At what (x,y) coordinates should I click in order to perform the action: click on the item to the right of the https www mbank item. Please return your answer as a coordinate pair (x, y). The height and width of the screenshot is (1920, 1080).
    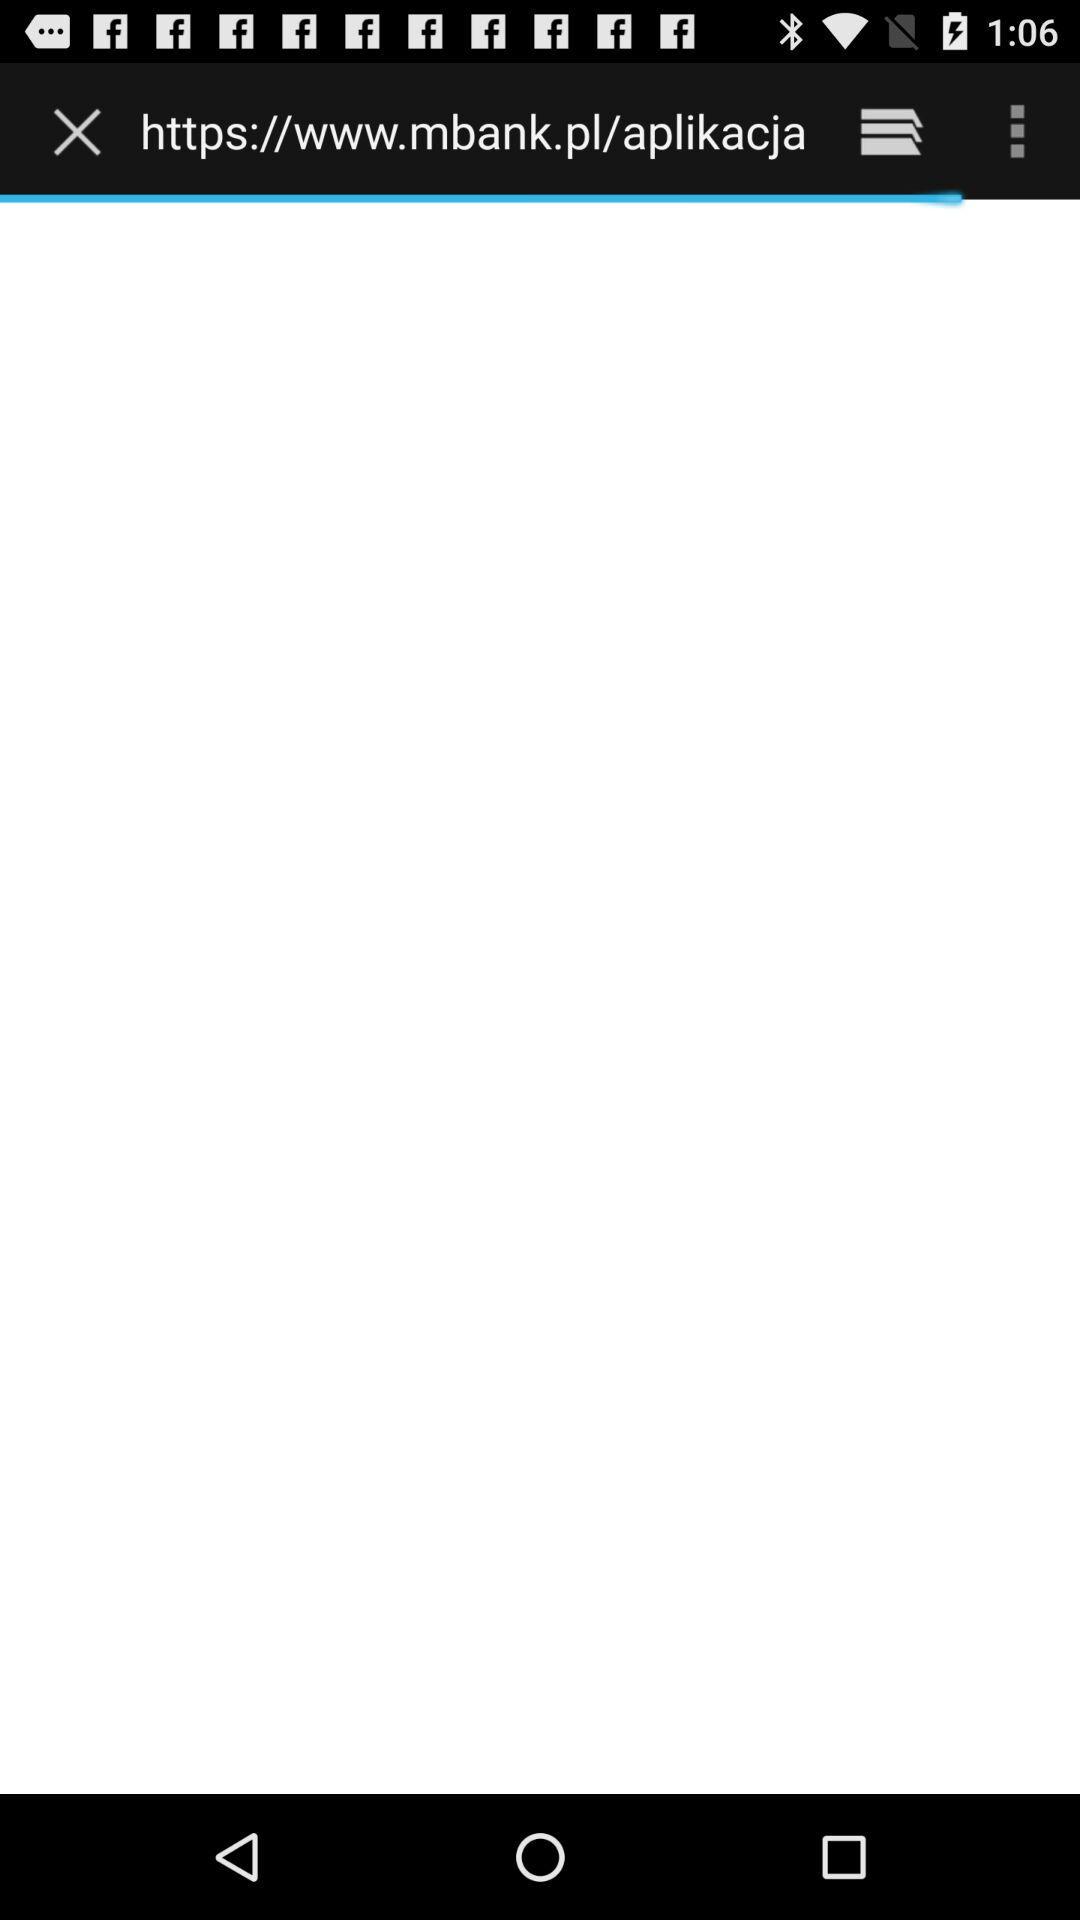
    Looking at the image, I should click on (890, 130).